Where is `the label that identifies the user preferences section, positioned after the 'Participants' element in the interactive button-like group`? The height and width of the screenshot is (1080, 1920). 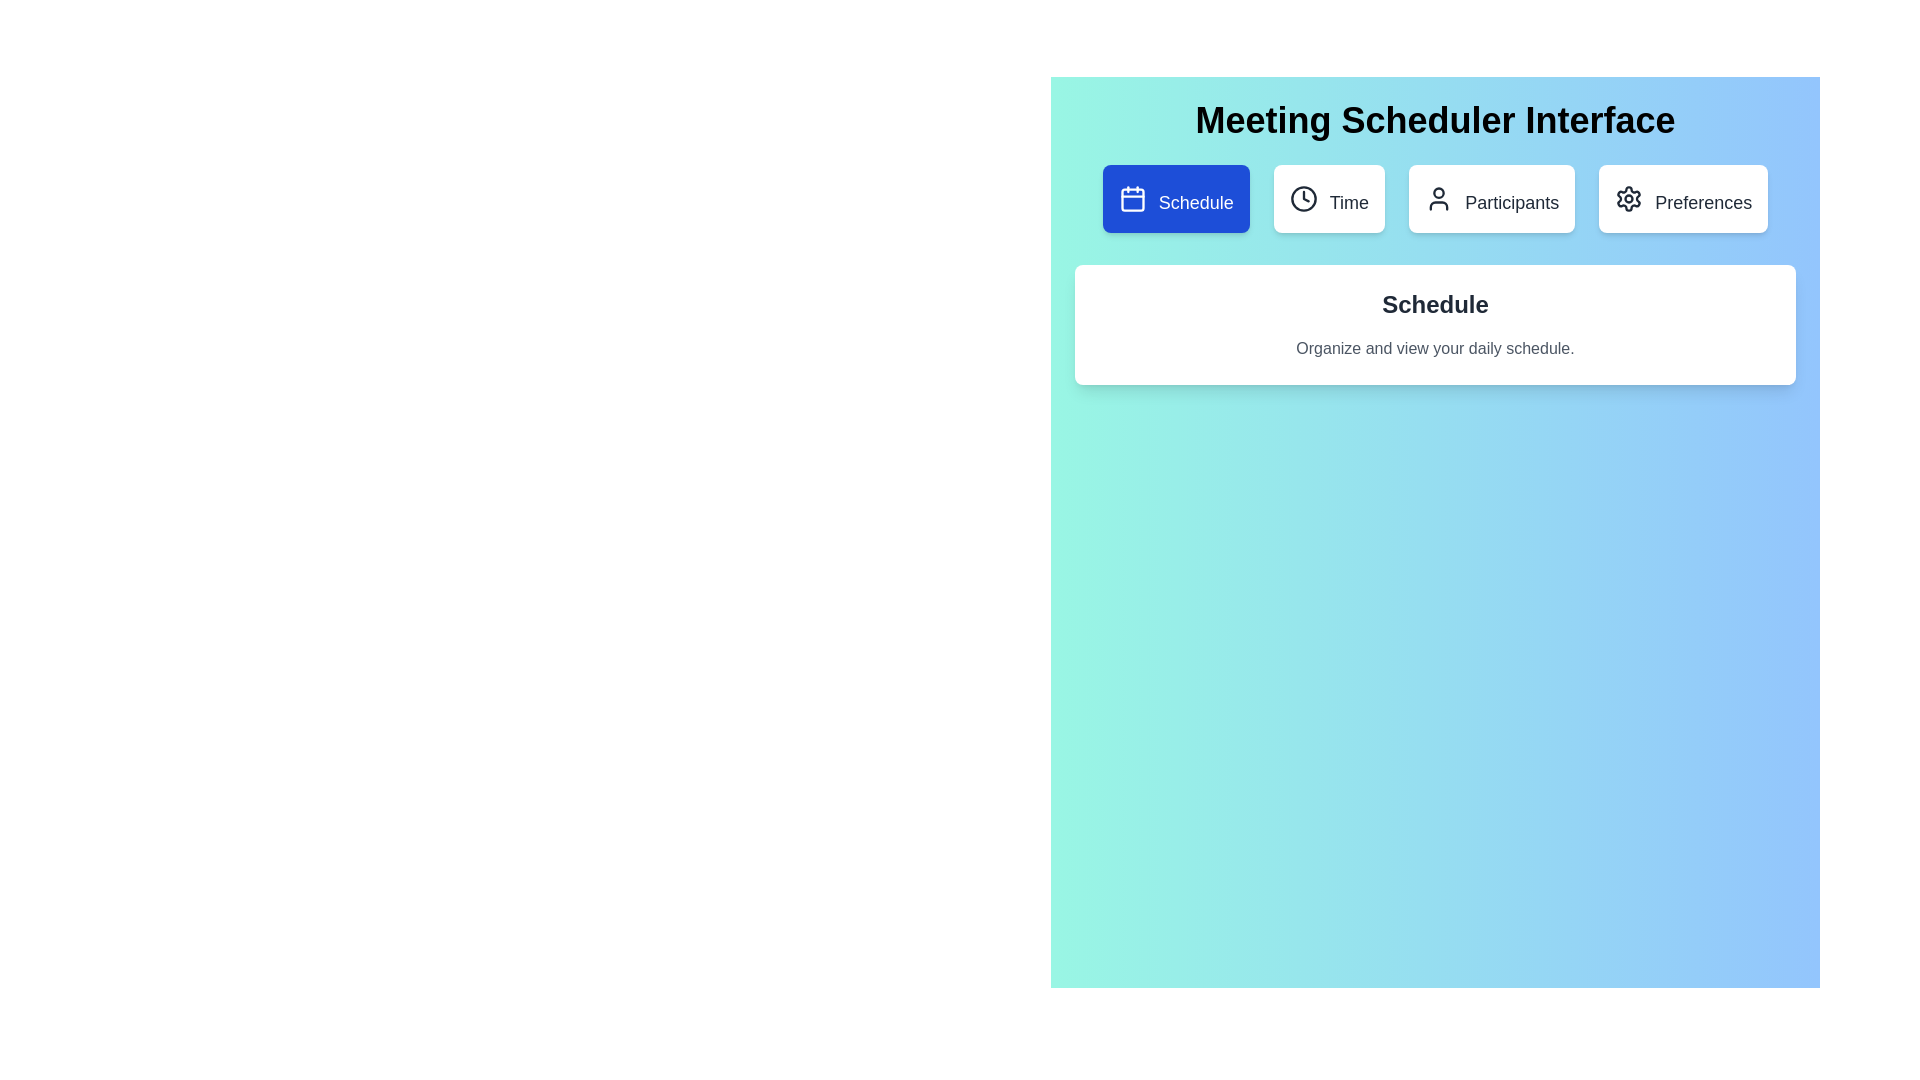 the label that identifies the user preferences section, positioned after the 'Participants' element in the interactive button-like group is located at coordinates (1702, 203).